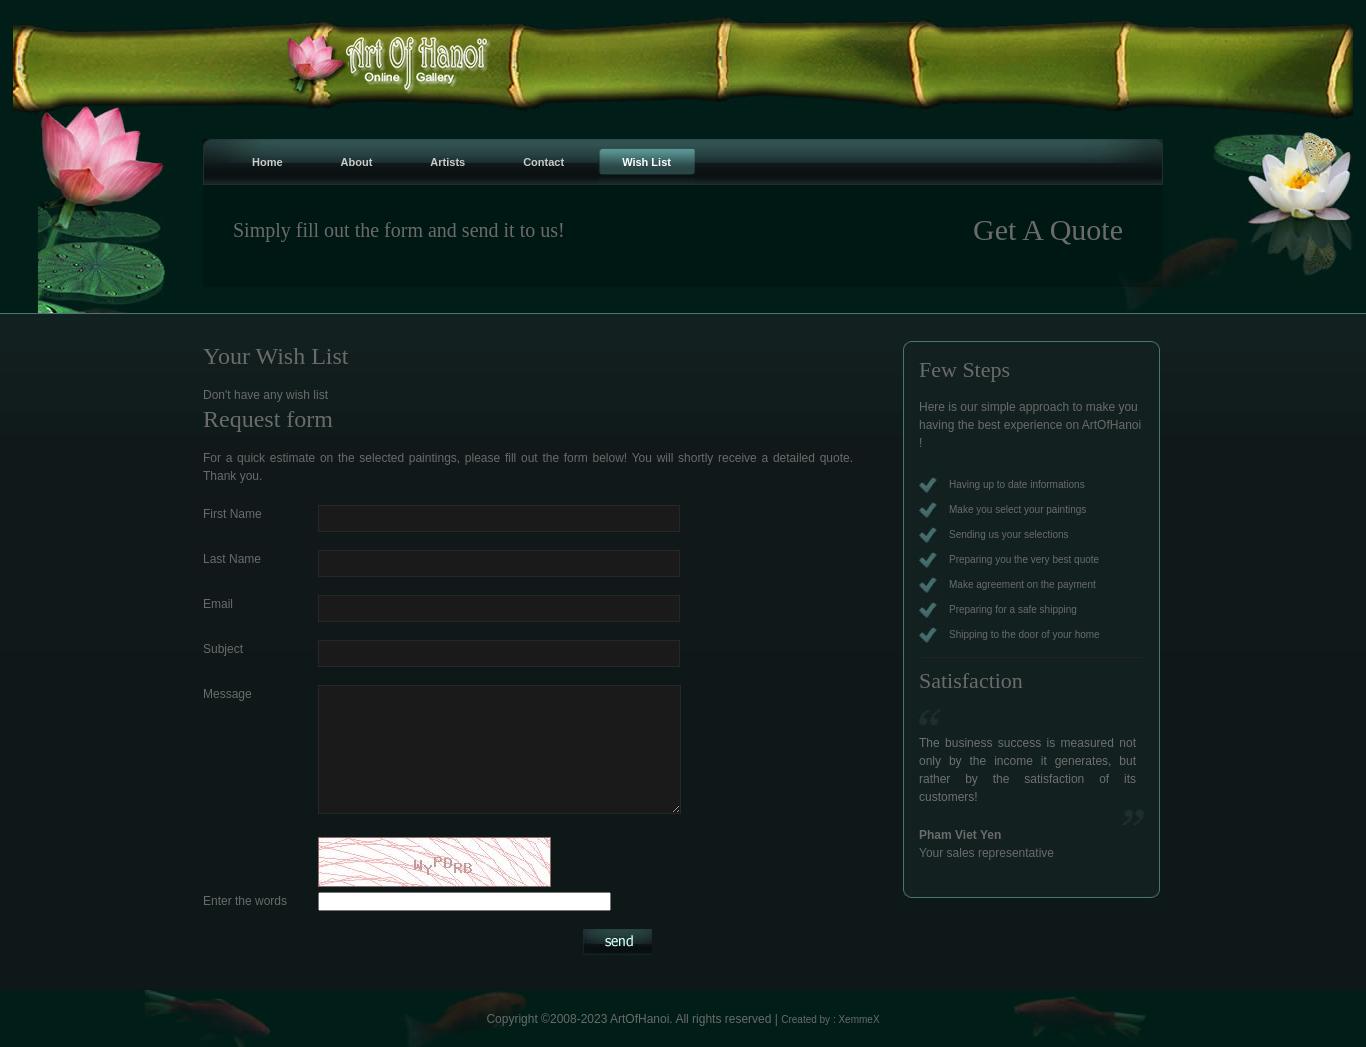 Image resolution: width=1366 pixels, height=1047 pixels. I want to click on 'Artists', so click(446, 161).